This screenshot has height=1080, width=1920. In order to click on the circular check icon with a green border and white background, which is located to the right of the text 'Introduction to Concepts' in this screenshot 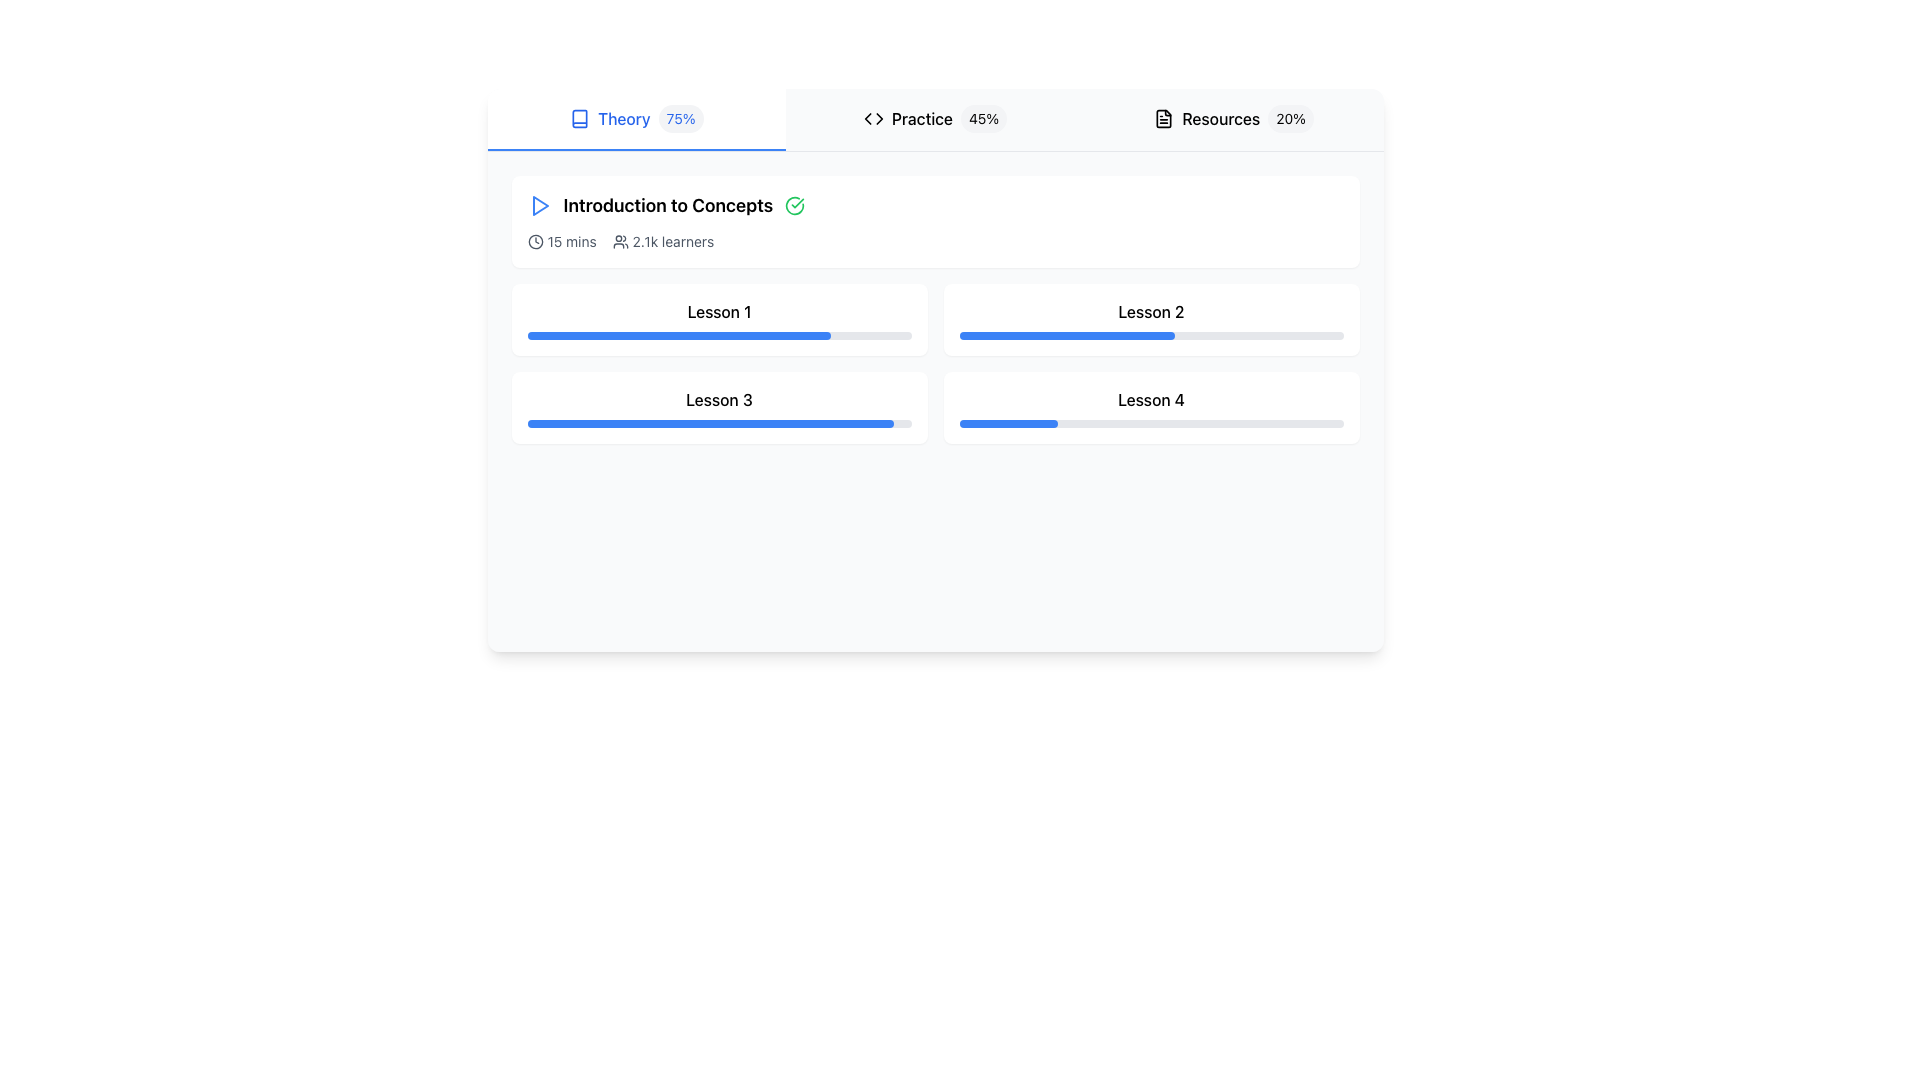, I will do `click(794, 205)`.